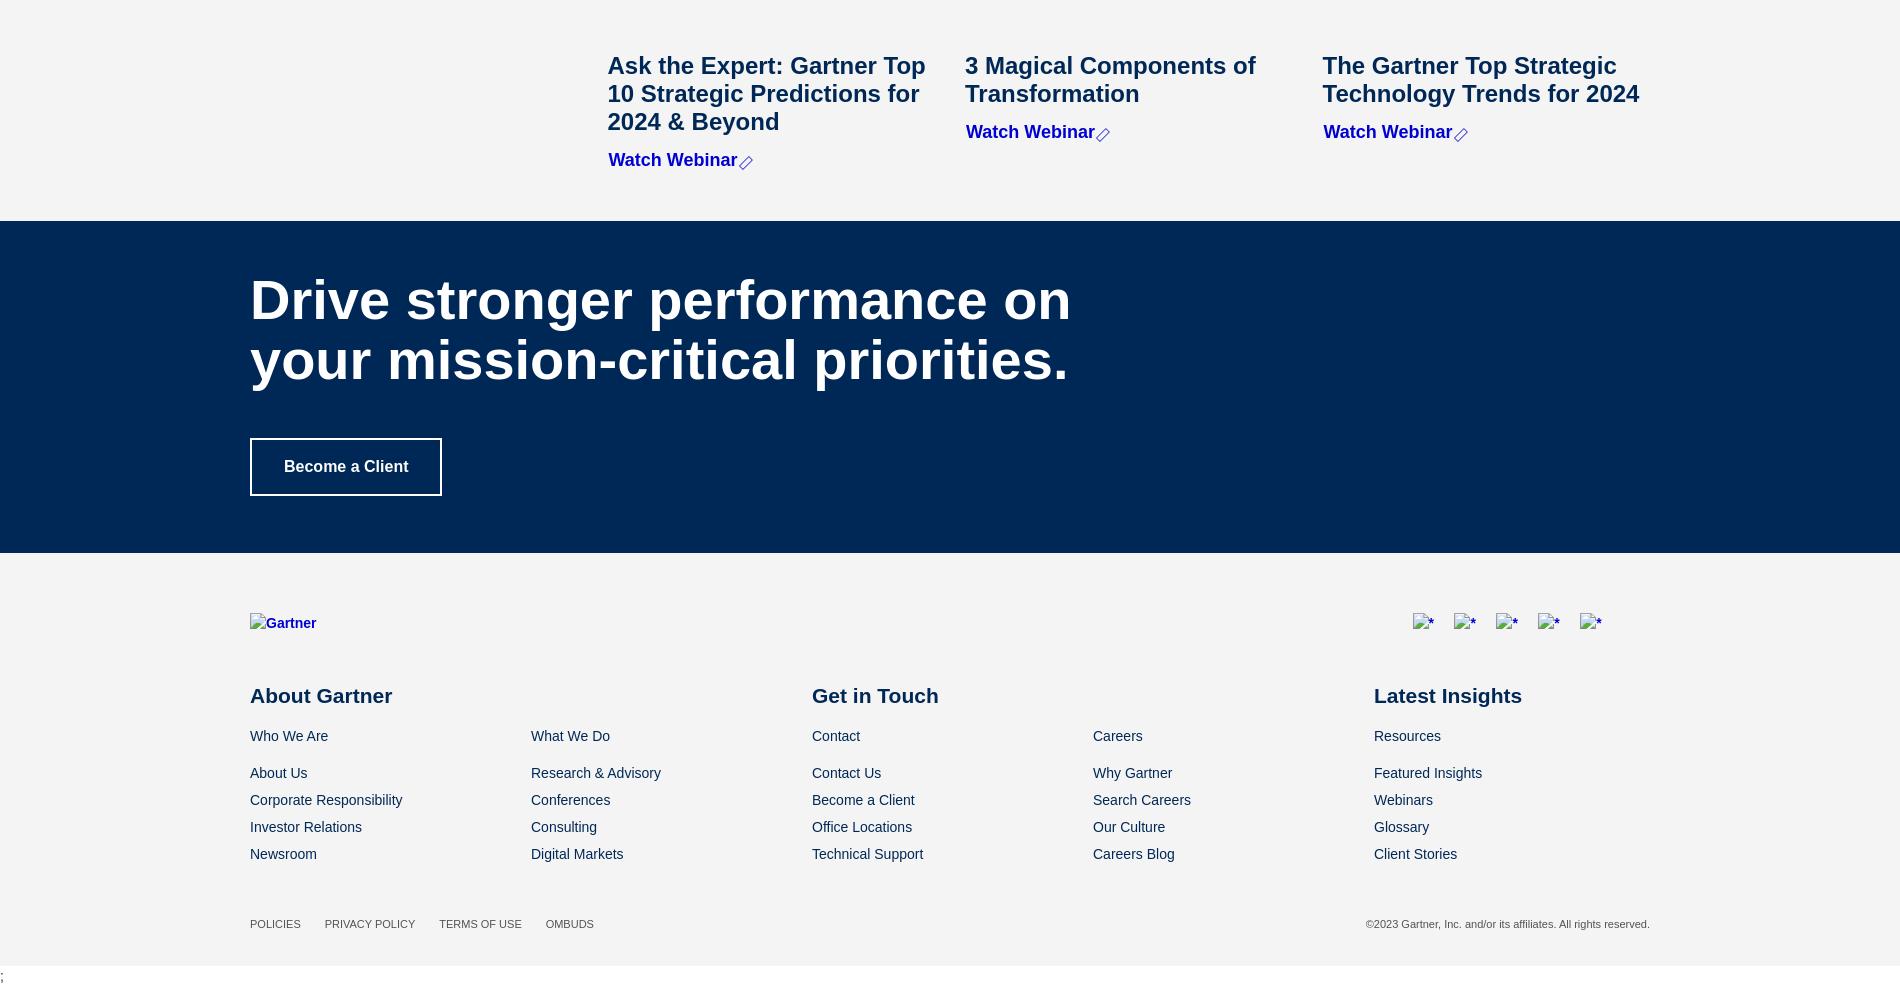 The height and width of the screenshot is (985, 1900). What do you see at coordinates (1401, 799) in the screenshot?
I see `'Webinars'` at bounding box center [1401, 799].